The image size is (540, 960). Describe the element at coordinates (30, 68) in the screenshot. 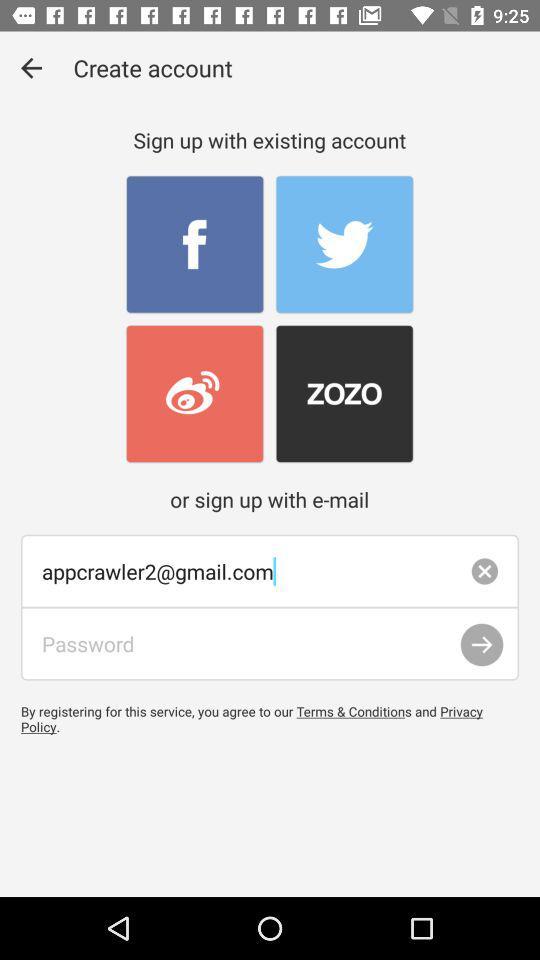

I see `the arrow_backward icon` at that location.